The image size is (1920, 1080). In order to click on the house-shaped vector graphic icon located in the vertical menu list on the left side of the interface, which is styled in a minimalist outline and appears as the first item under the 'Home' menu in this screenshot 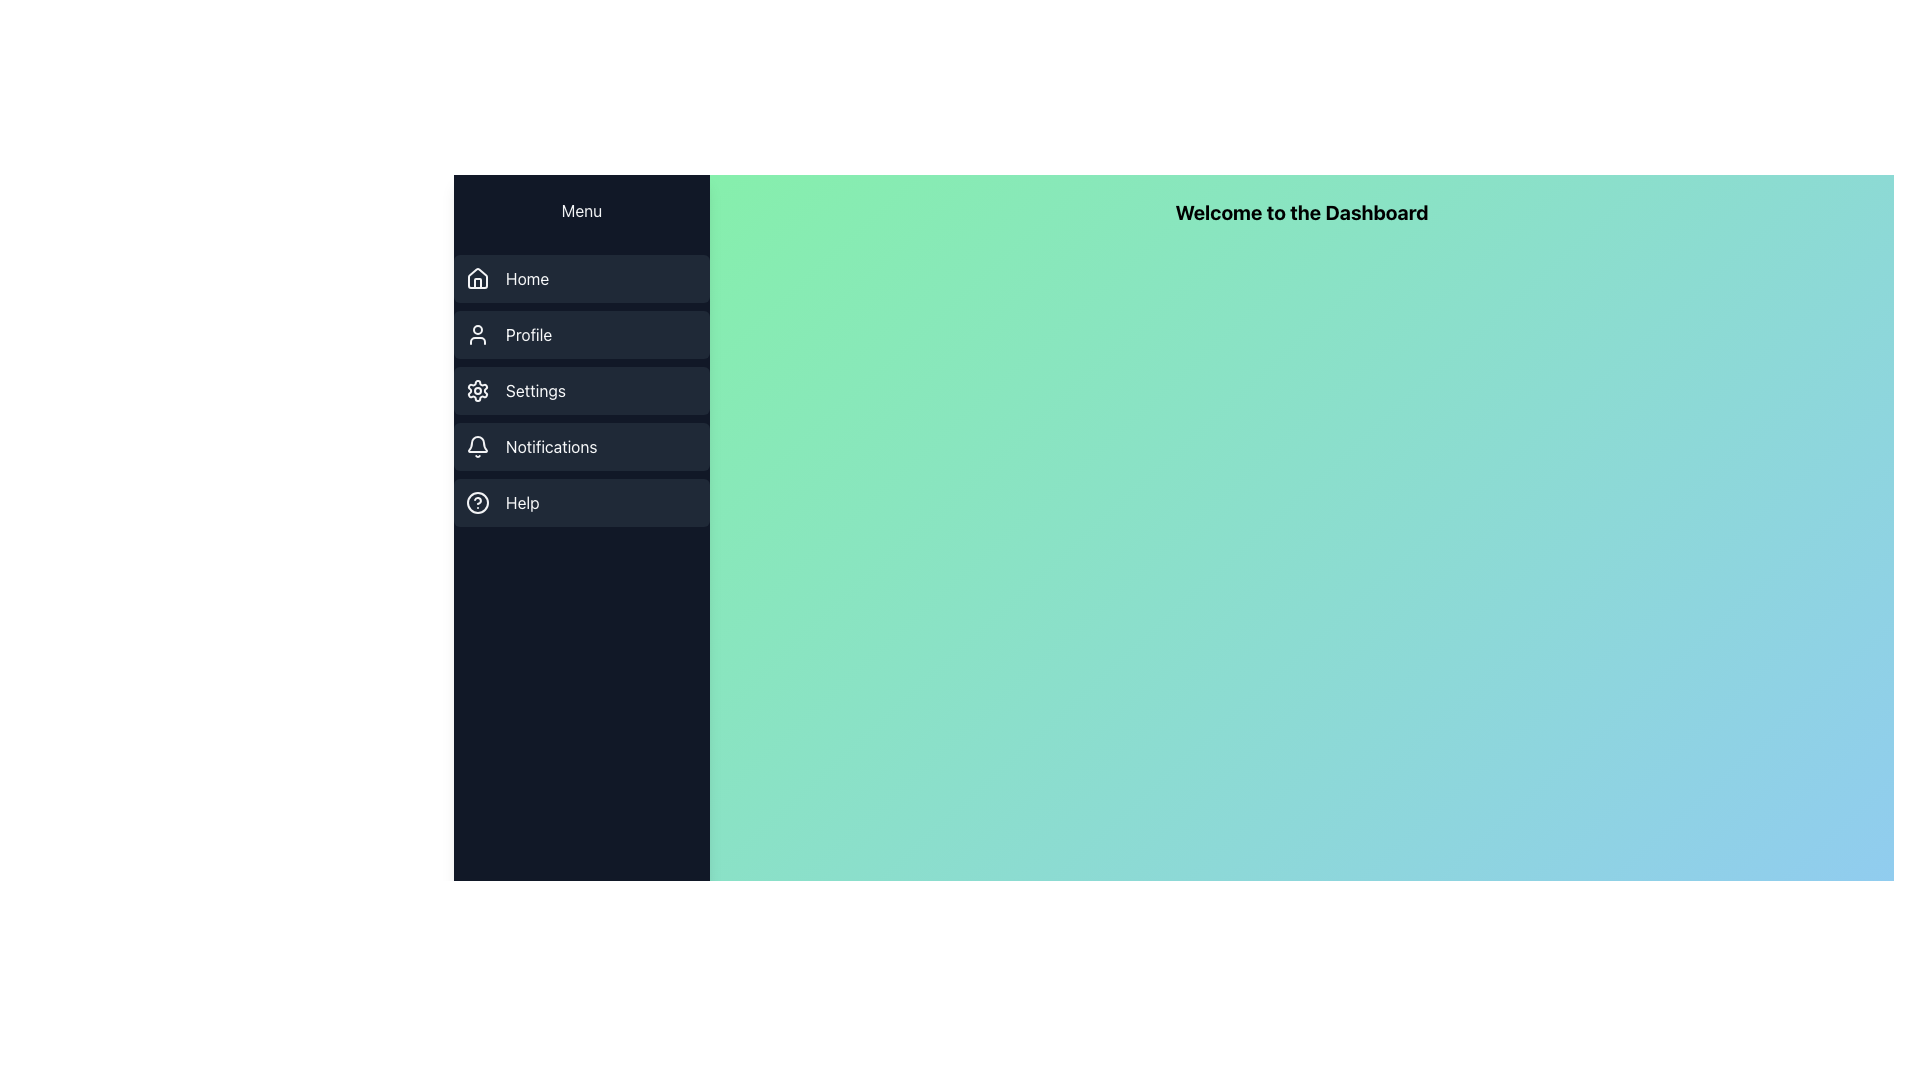, I will do `click(477, 277)`.